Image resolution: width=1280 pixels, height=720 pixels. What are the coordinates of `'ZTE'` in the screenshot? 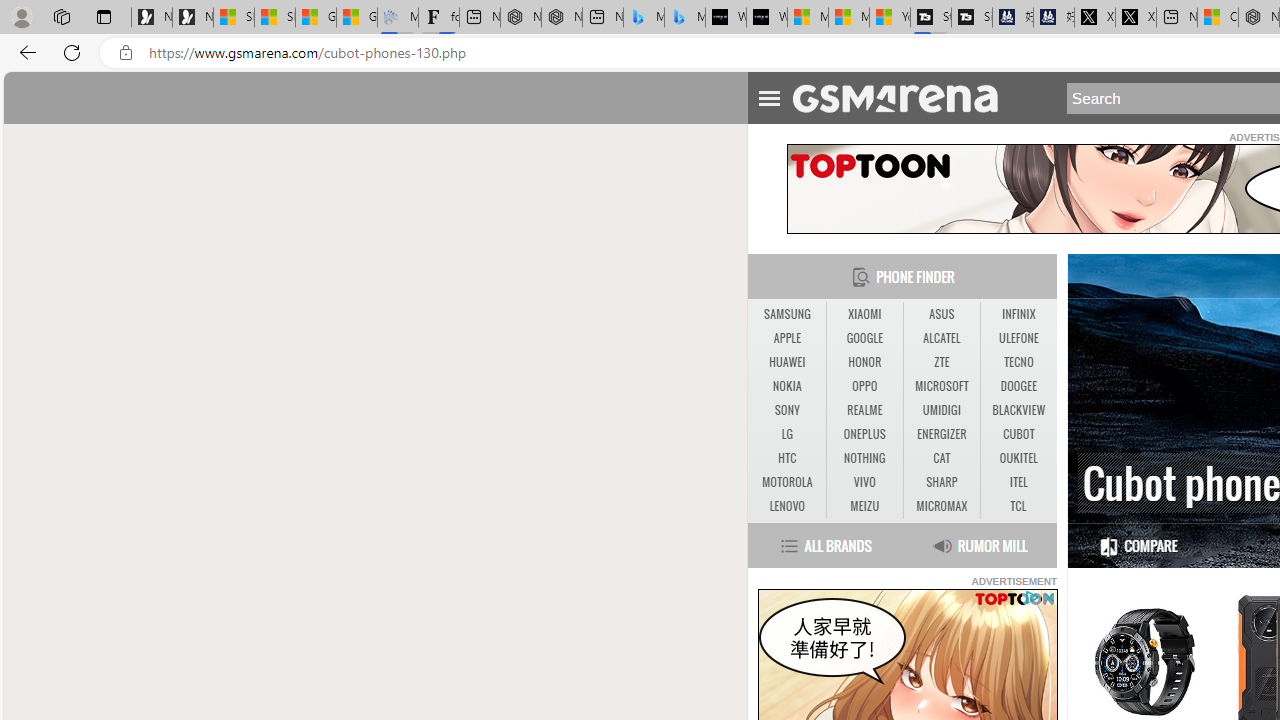 It's located at (940, 362).